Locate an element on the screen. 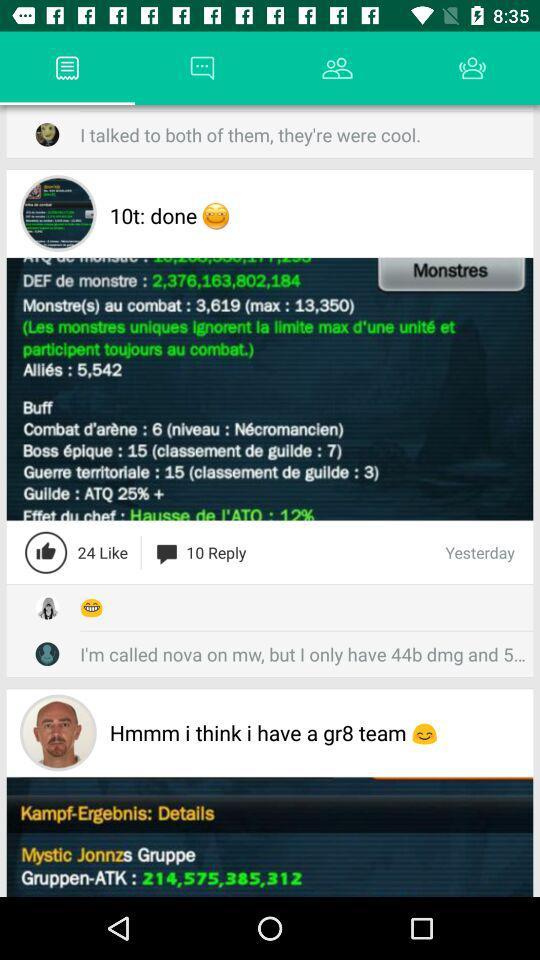 The width and height of the screenshot is (540, 960). the first image below 10t done is located at coordinates (270, 388).